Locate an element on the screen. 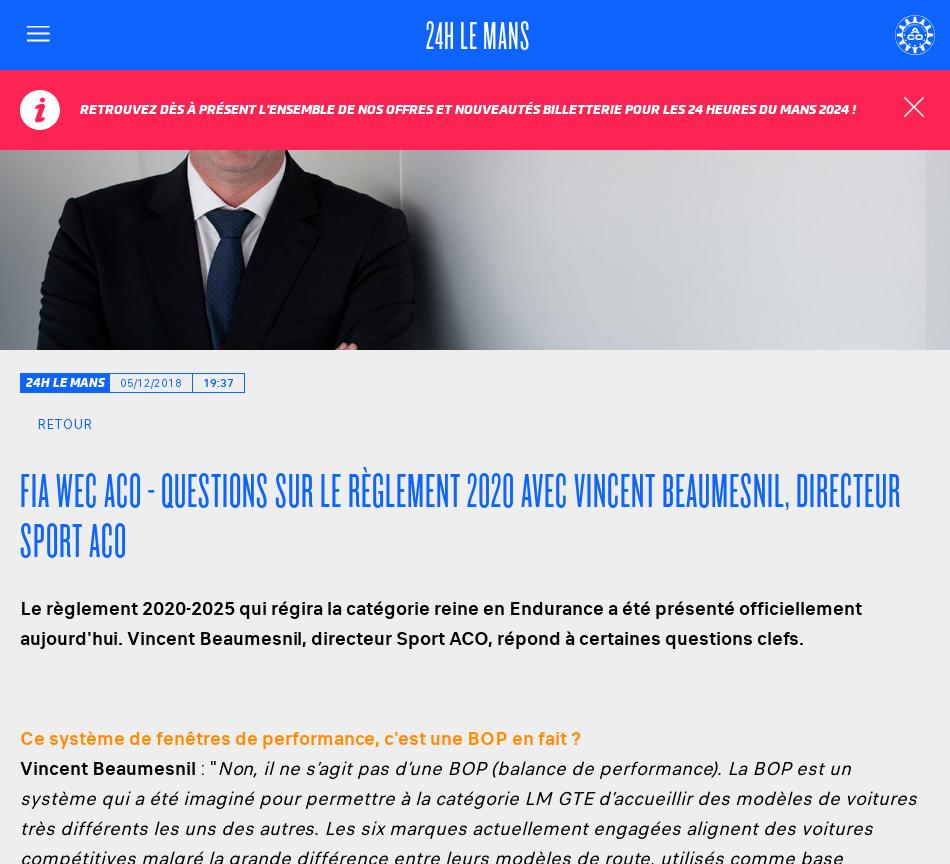  'Retrouvez dès à présent l'ensemble de nos offres et nouveautés billetterie pour les 24 Heures du Mans 2024 !' is located at coordinates (466, 108).